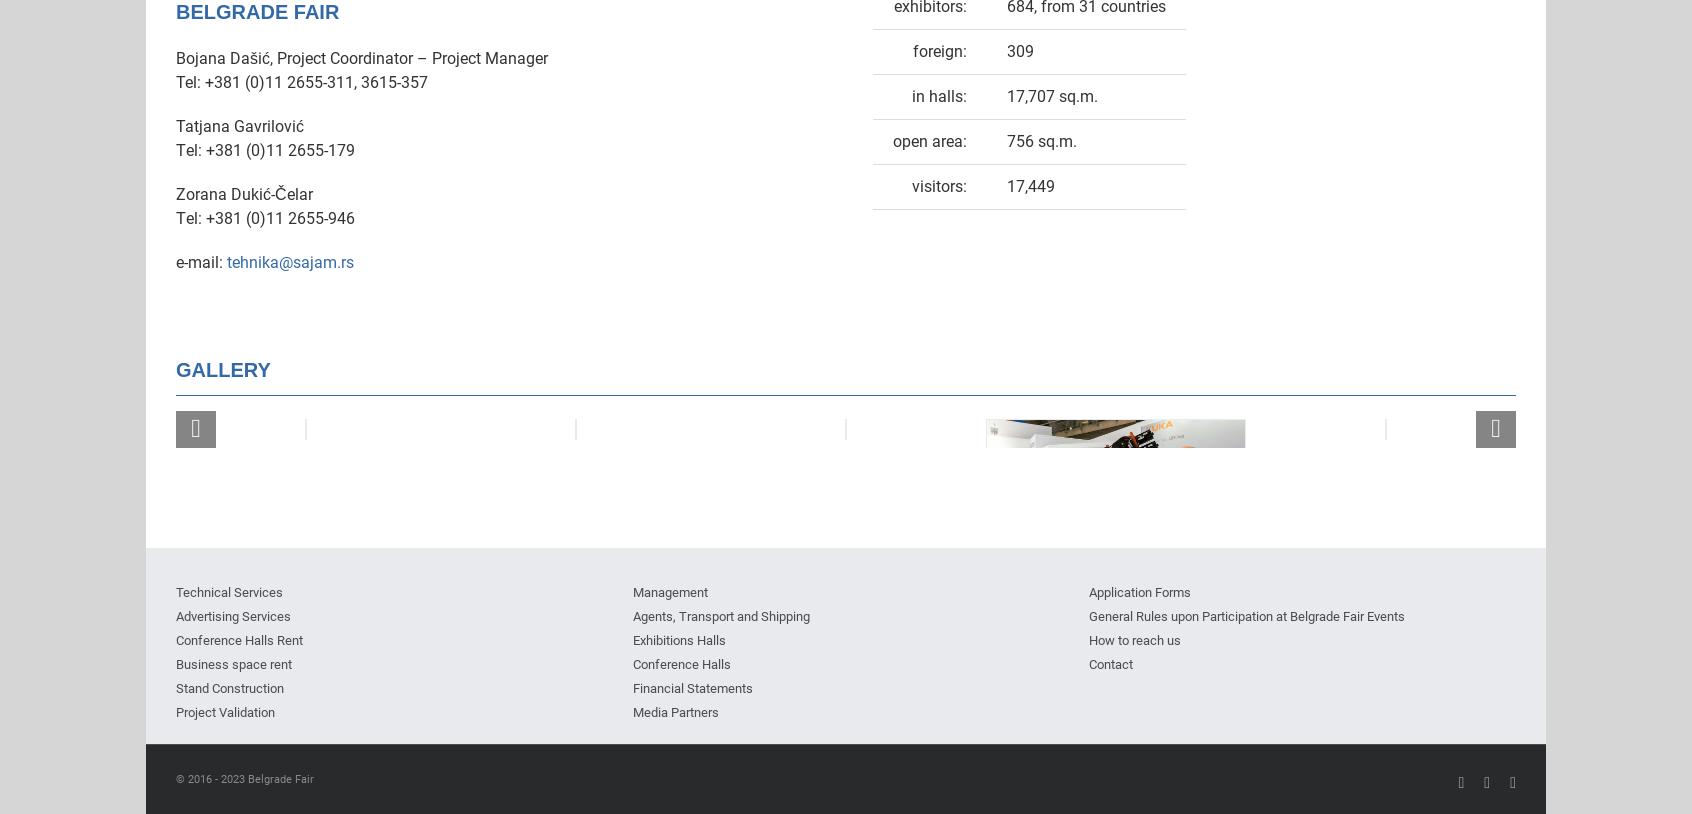 This screenshot has width=1692, height=814. Describe the element at coordinates (1247, 615) in the screenshot. I see `'General Rules upon Participation at Belgrade Fair Events'` at that location.